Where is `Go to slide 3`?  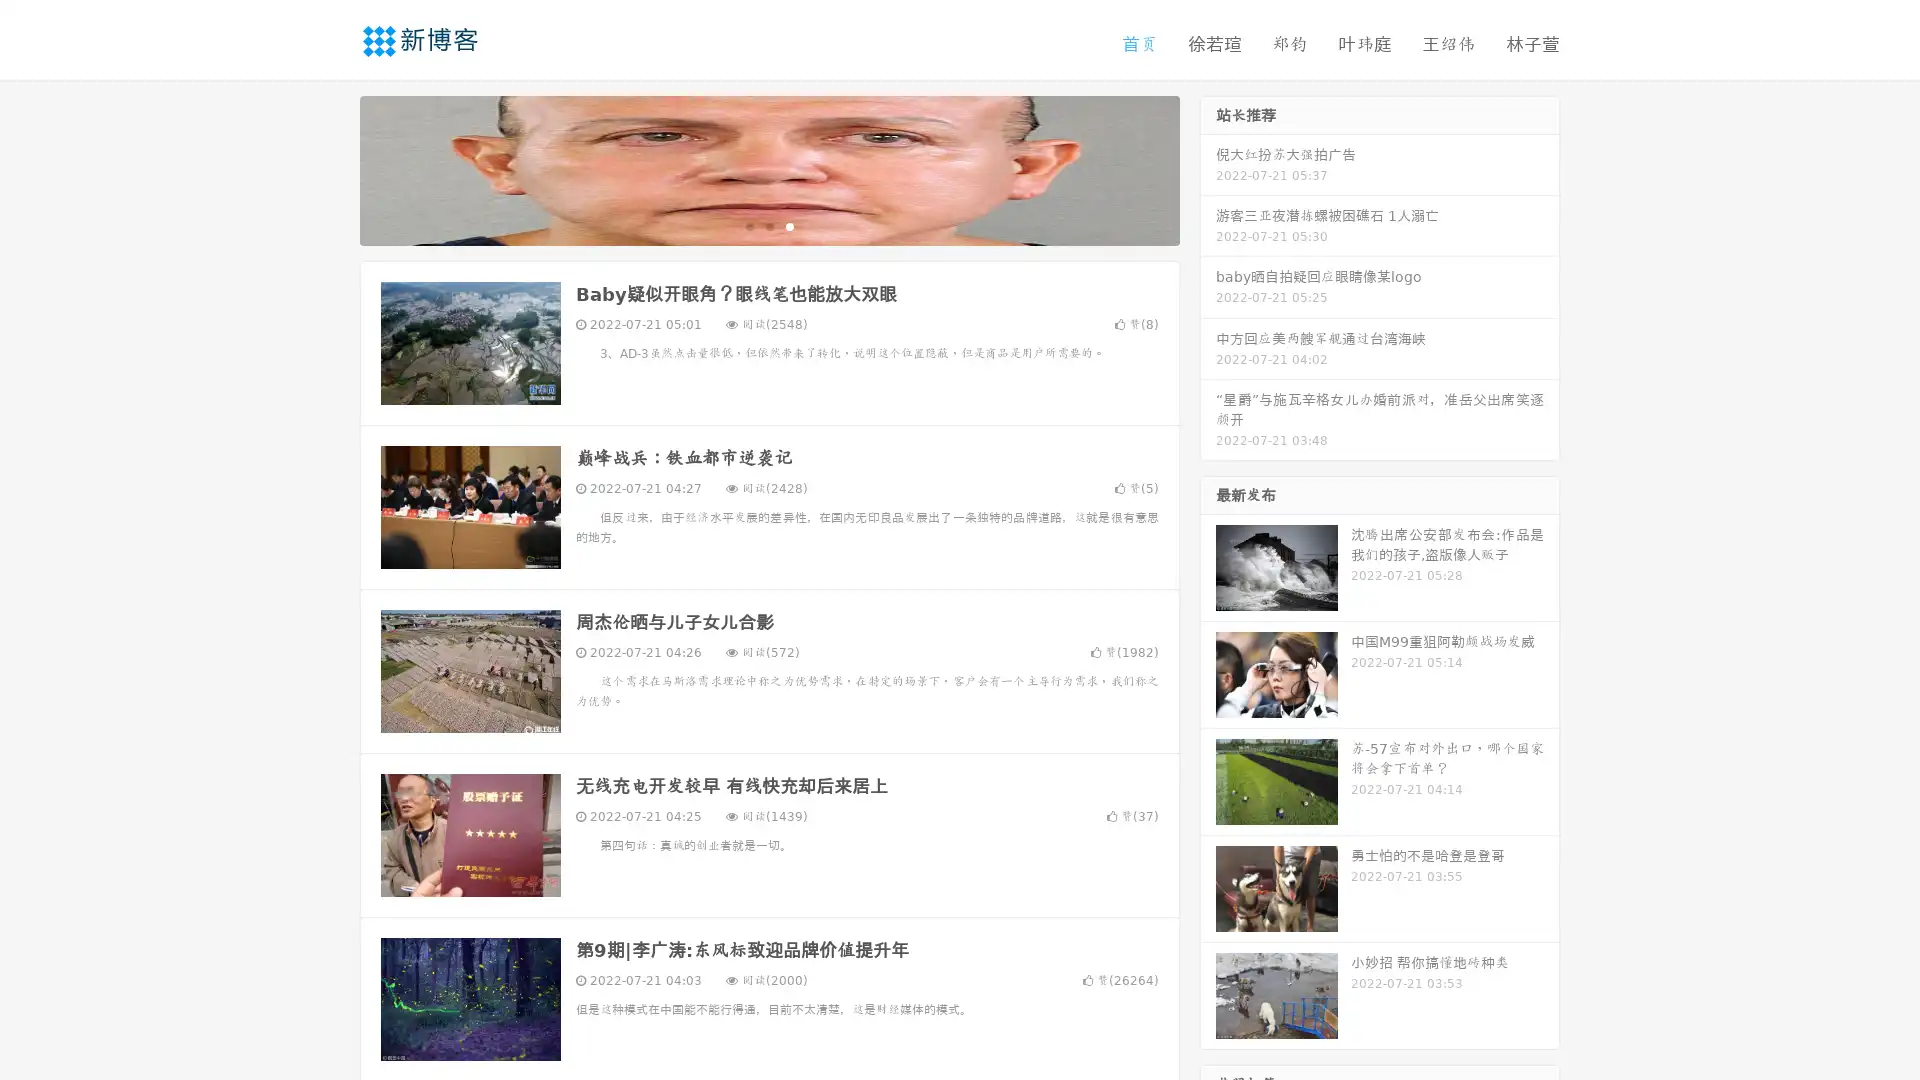 Go to slide 3 is located at coordinates (789, 225).